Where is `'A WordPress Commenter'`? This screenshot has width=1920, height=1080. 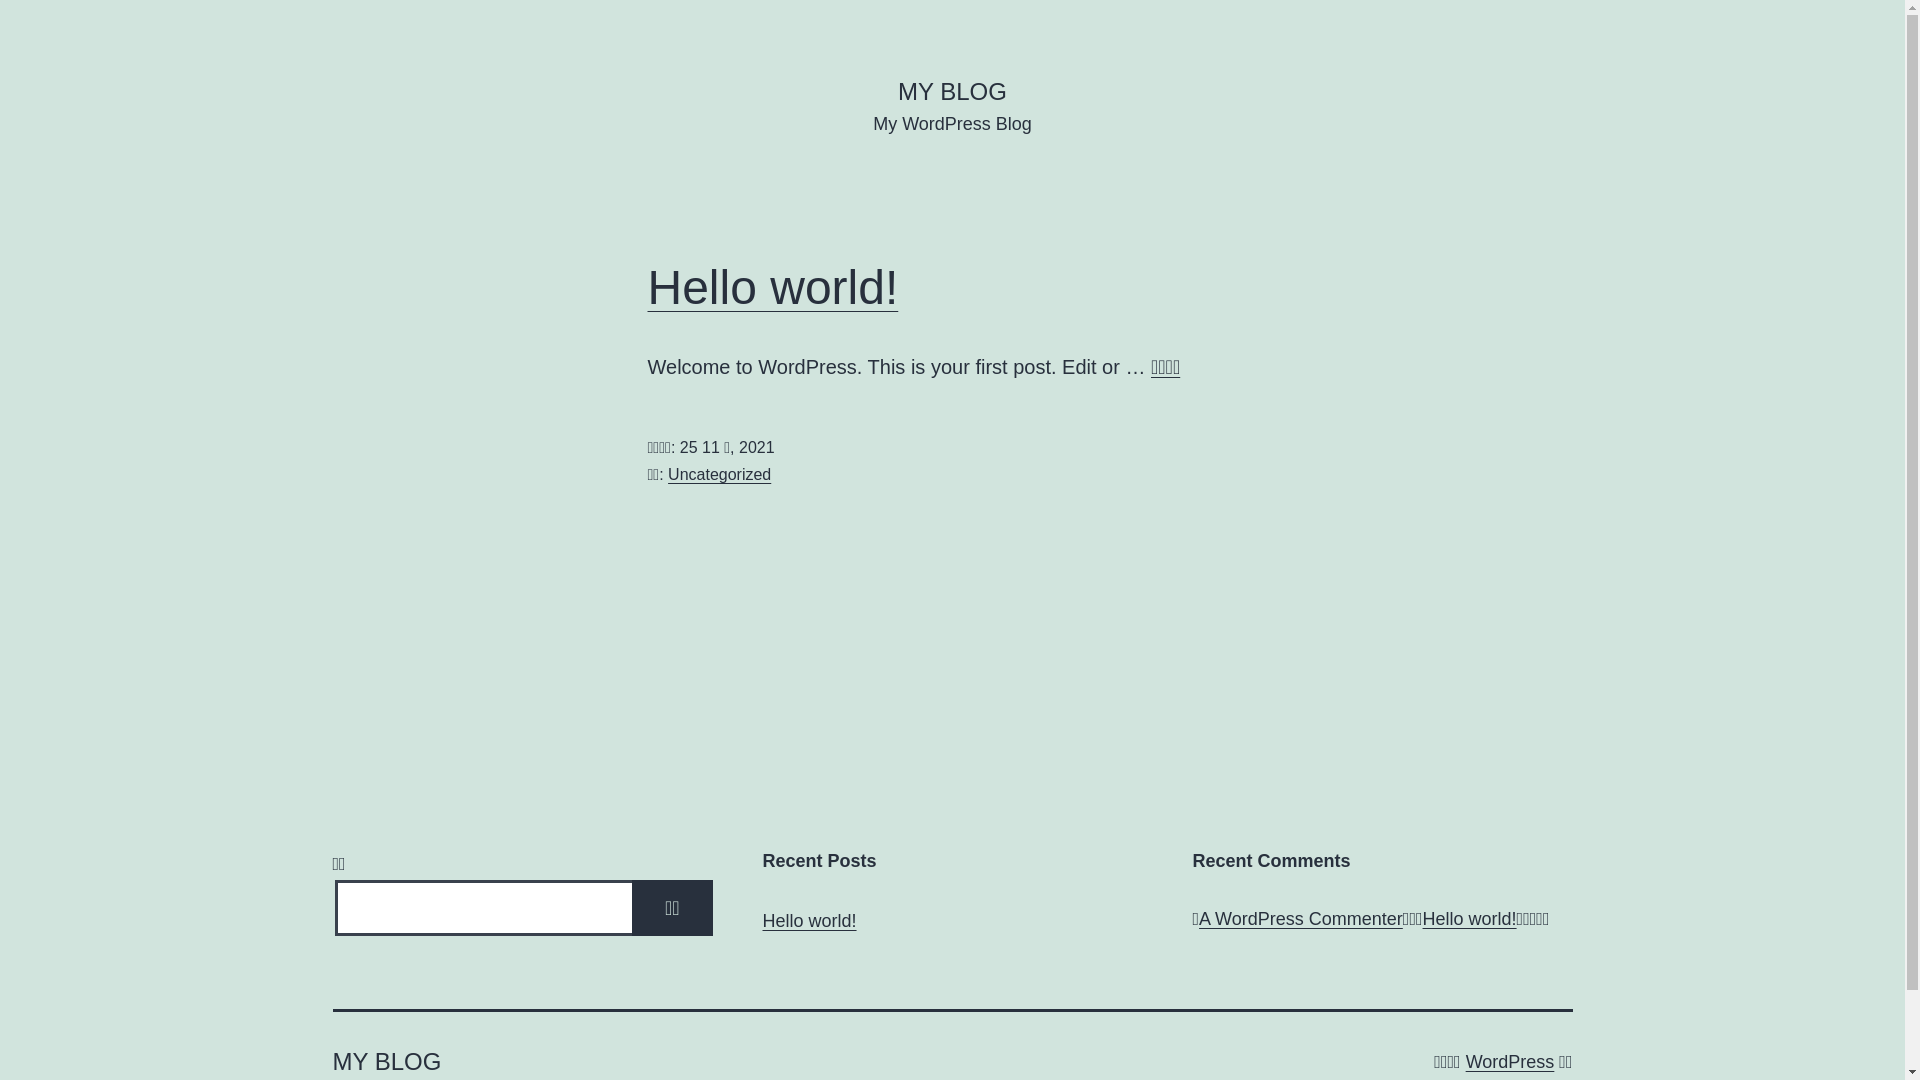 'A WordPress Commenter' is located at coordinates (1199, 918).